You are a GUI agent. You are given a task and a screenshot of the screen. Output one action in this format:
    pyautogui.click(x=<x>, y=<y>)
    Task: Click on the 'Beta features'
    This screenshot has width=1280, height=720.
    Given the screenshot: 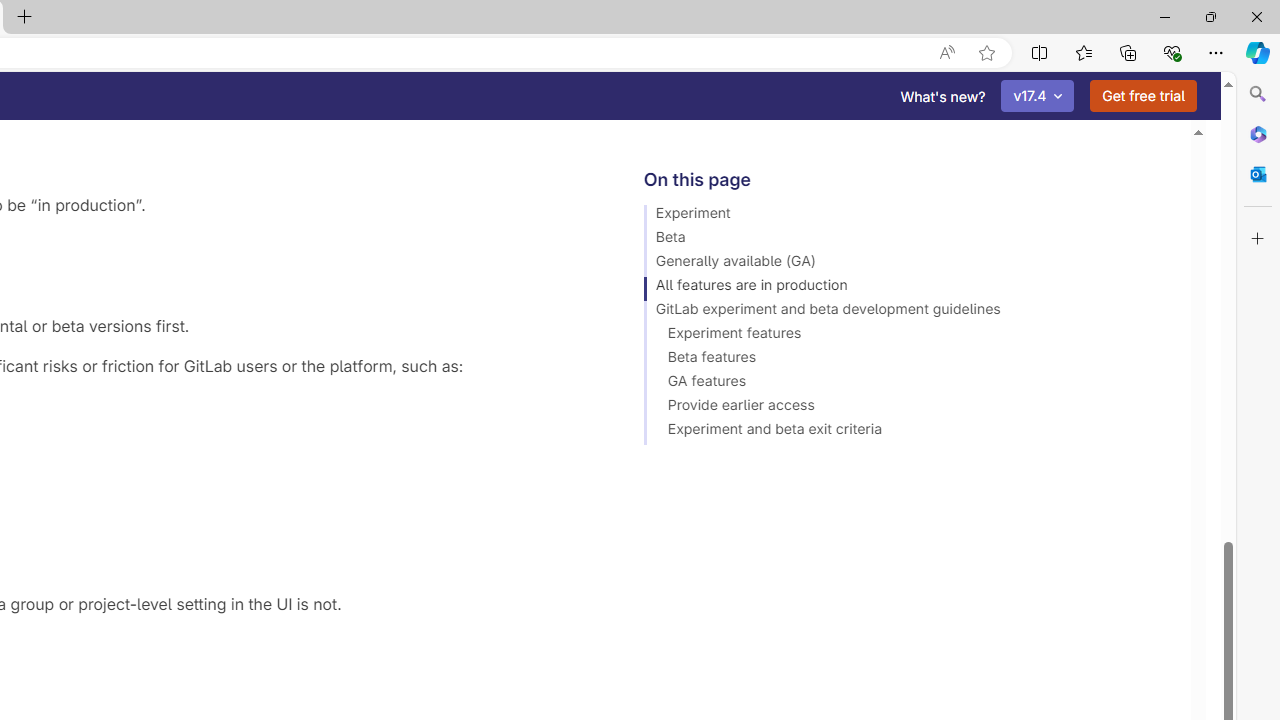 What is the action you would take?
    pyautogui.click(x=907, y=360)
    